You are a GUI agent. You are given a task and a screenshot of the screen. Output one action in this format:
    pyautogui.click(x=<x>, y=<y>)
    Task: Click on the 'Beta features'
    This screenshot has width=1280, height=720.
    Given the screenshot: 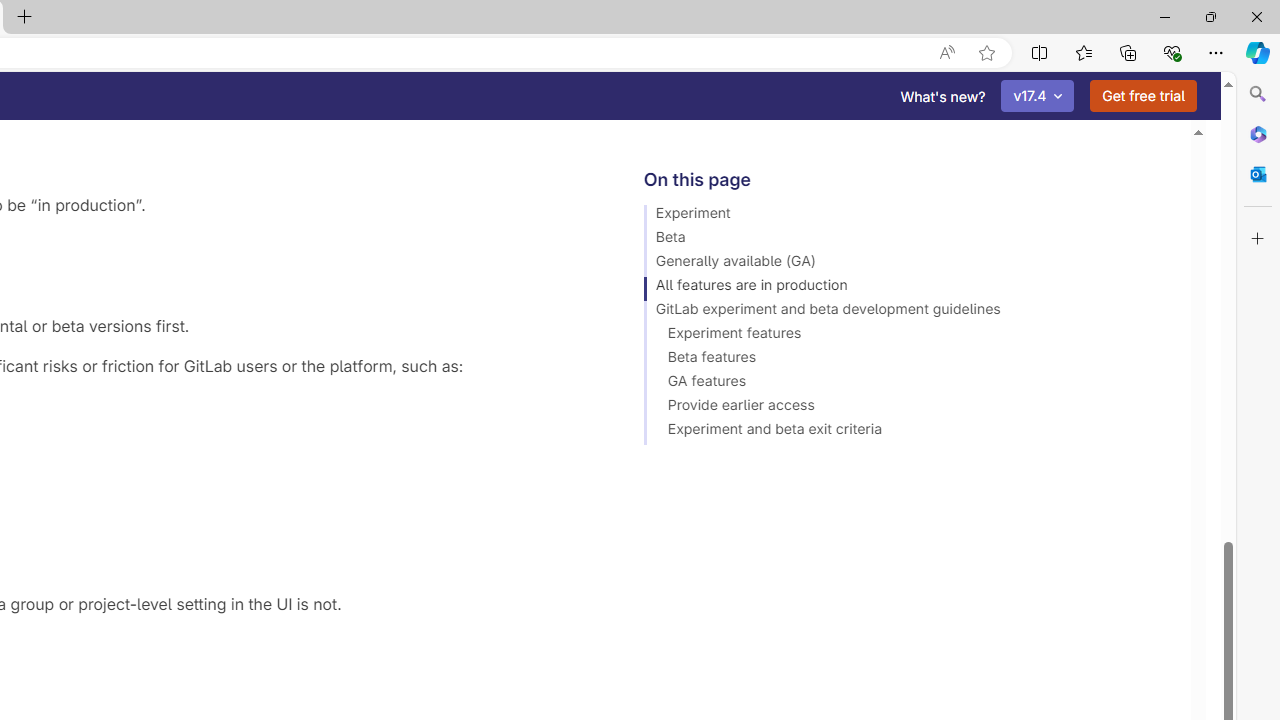 What is the action you would take?
    pyautogui.click(x=907, y=360)
    